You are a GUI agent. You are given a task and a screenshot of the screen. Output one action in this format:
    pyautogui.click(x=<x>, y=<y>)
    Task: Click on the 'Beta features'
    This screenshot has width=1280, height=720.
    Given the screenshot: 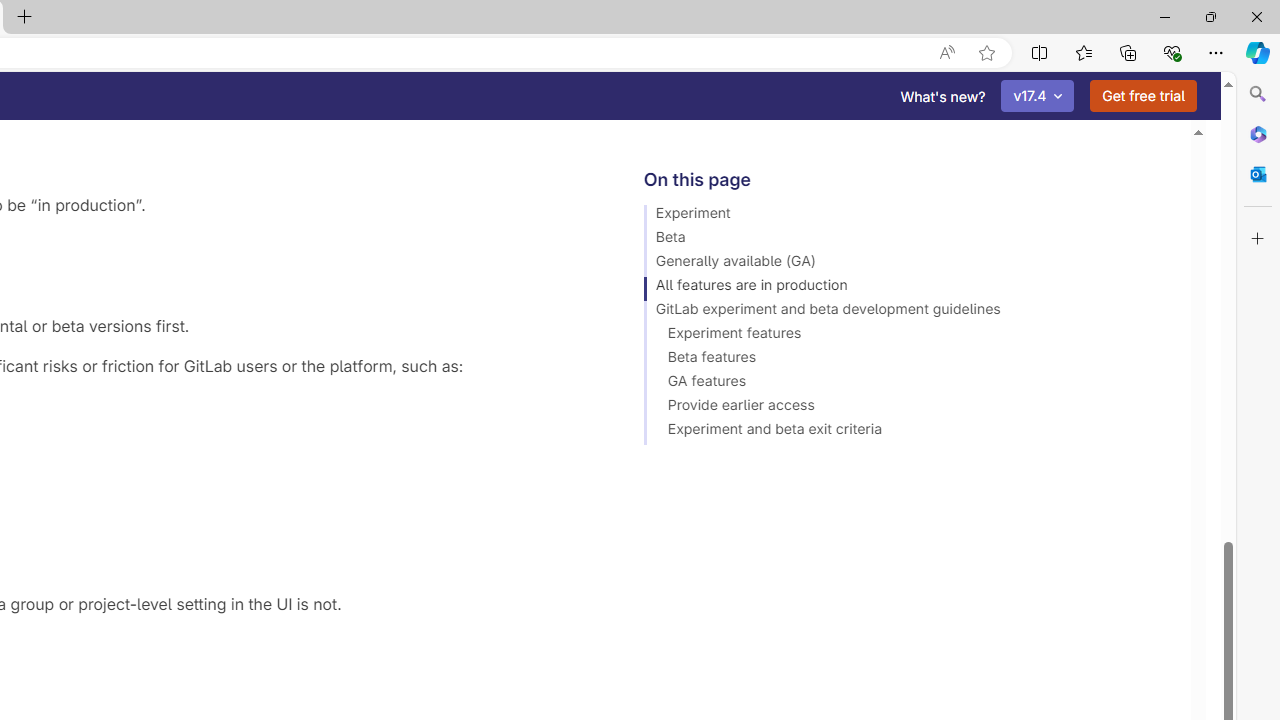 What is the action you would take?
    pyautogui.click(x=907, y=360)
    